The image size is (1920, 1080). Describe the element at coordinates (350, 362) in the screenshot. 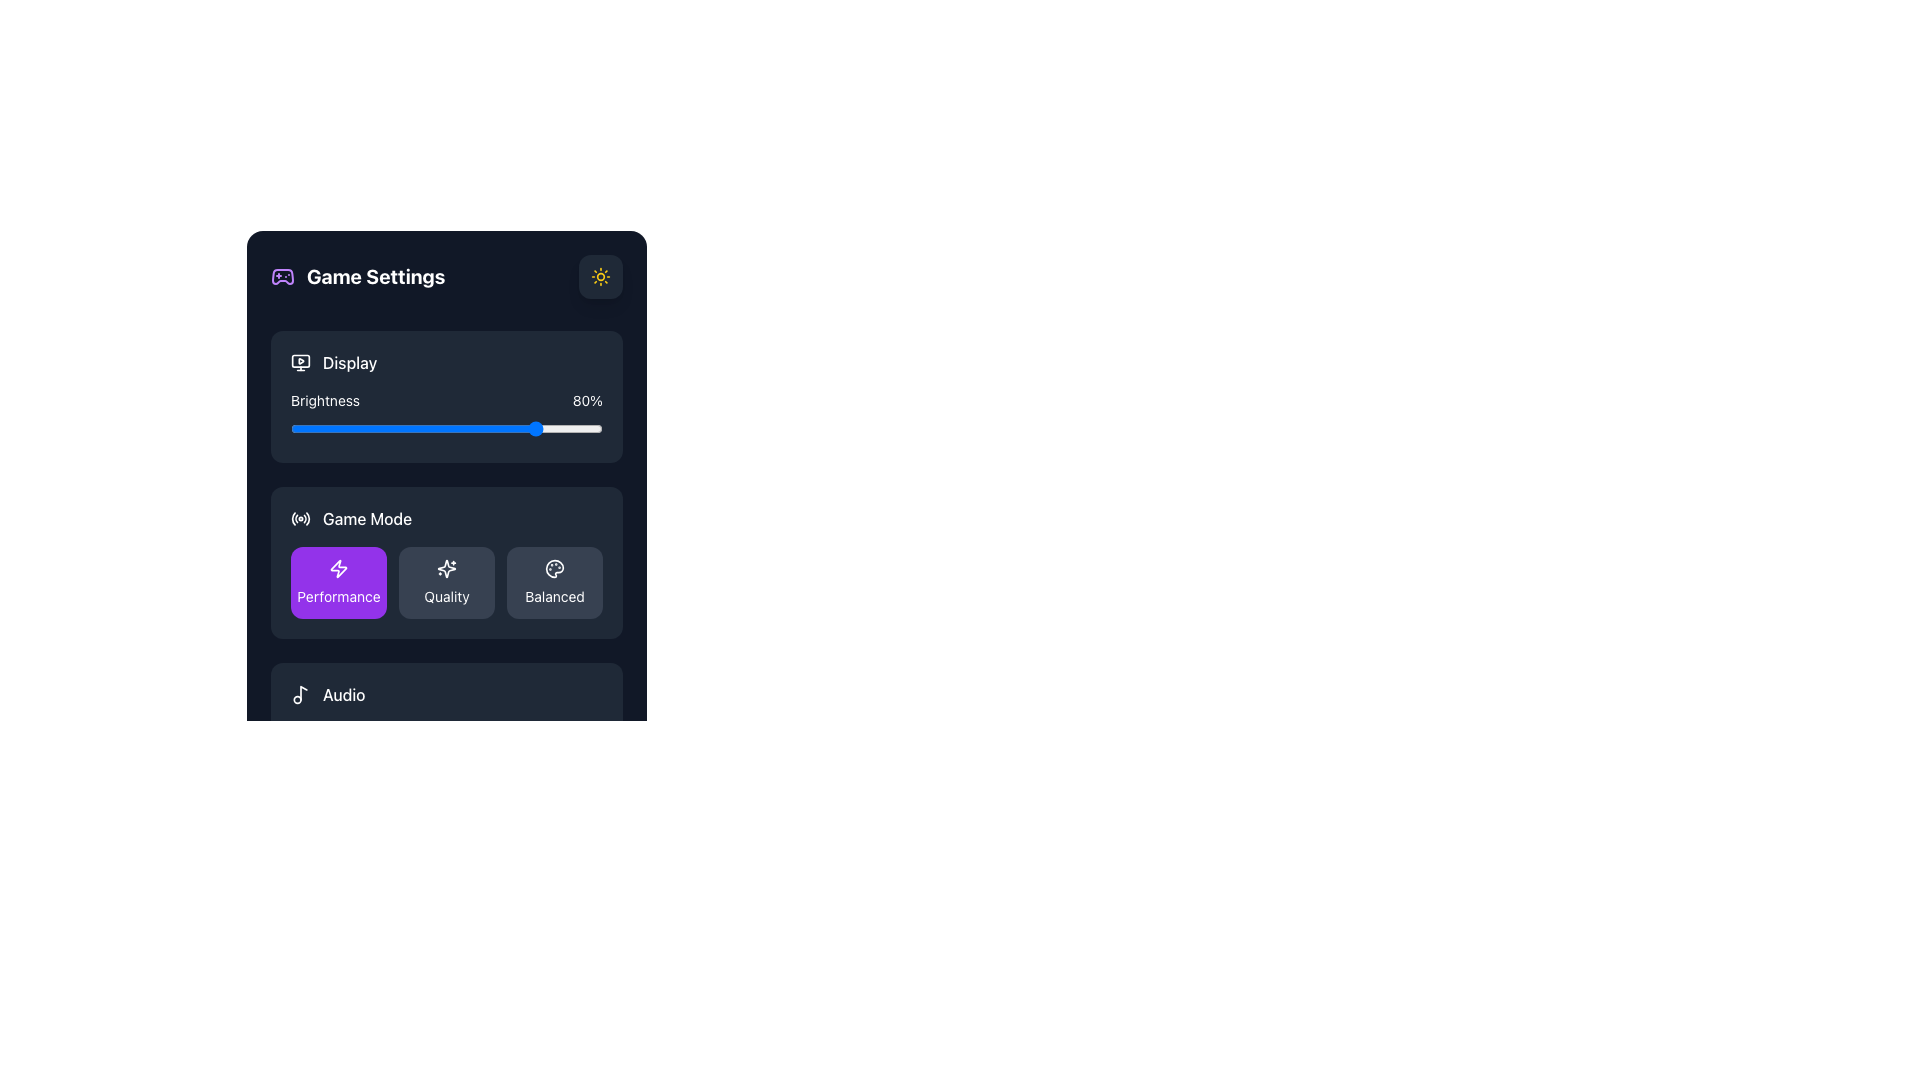

I see `text label displaying the word 'Display', which is styled with light text on a dark background and positioned to the right of a monitor icon` at that location.